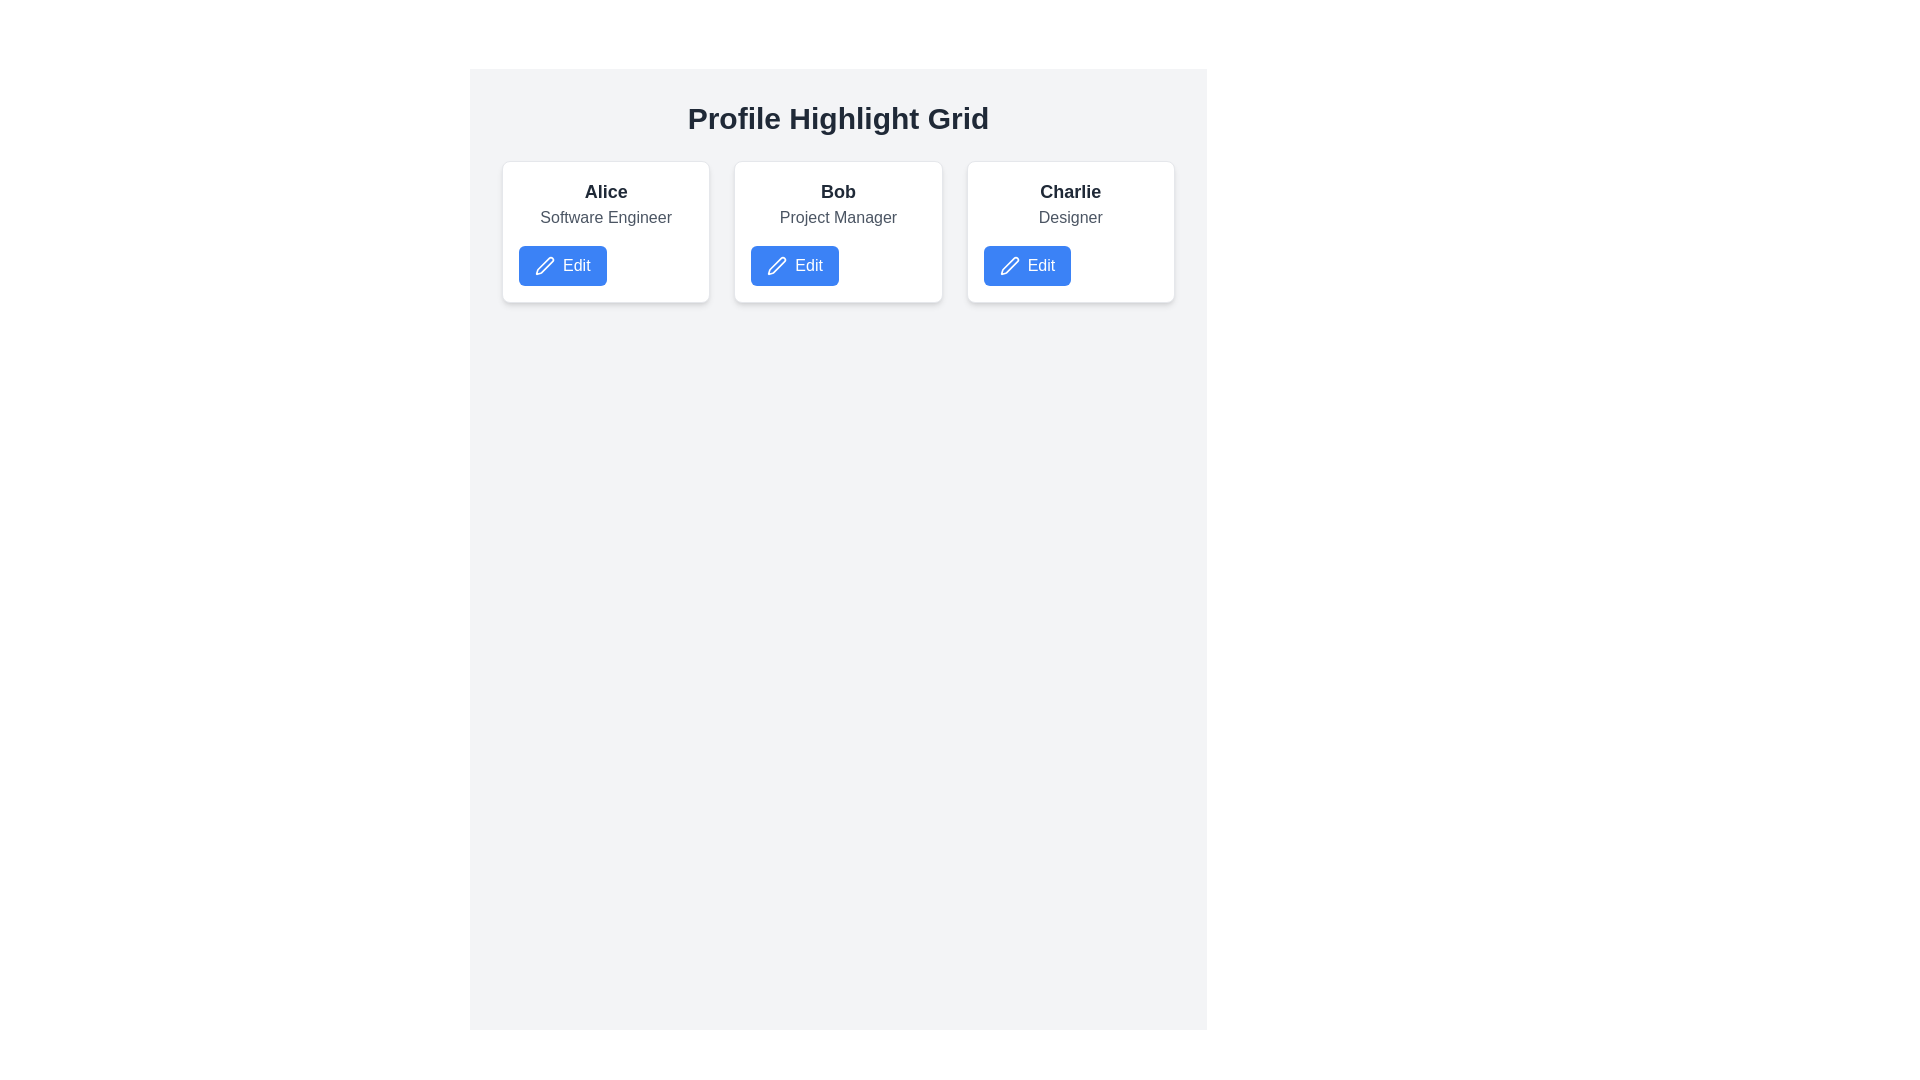 The height and width of the screenshot is (1080, 1920). Describe the element at coordinates (776, 265) in the screenshot. I see `the pen icon within the 'Edit' button for the profile of 'Bob - Project Manager', which allows users to edit profile details` at that location.